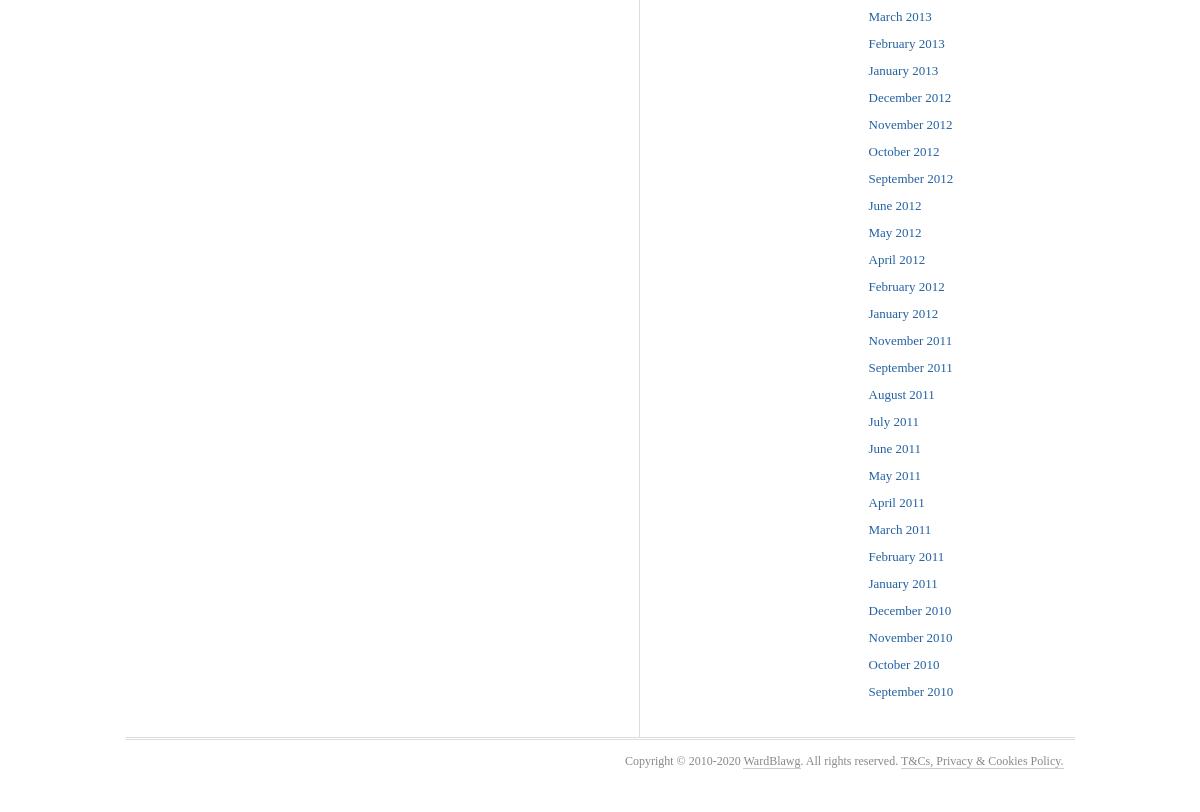  Describe the element at coordinates (770, 760) in the screenshot. I see `'WardBlawg'` at that location.